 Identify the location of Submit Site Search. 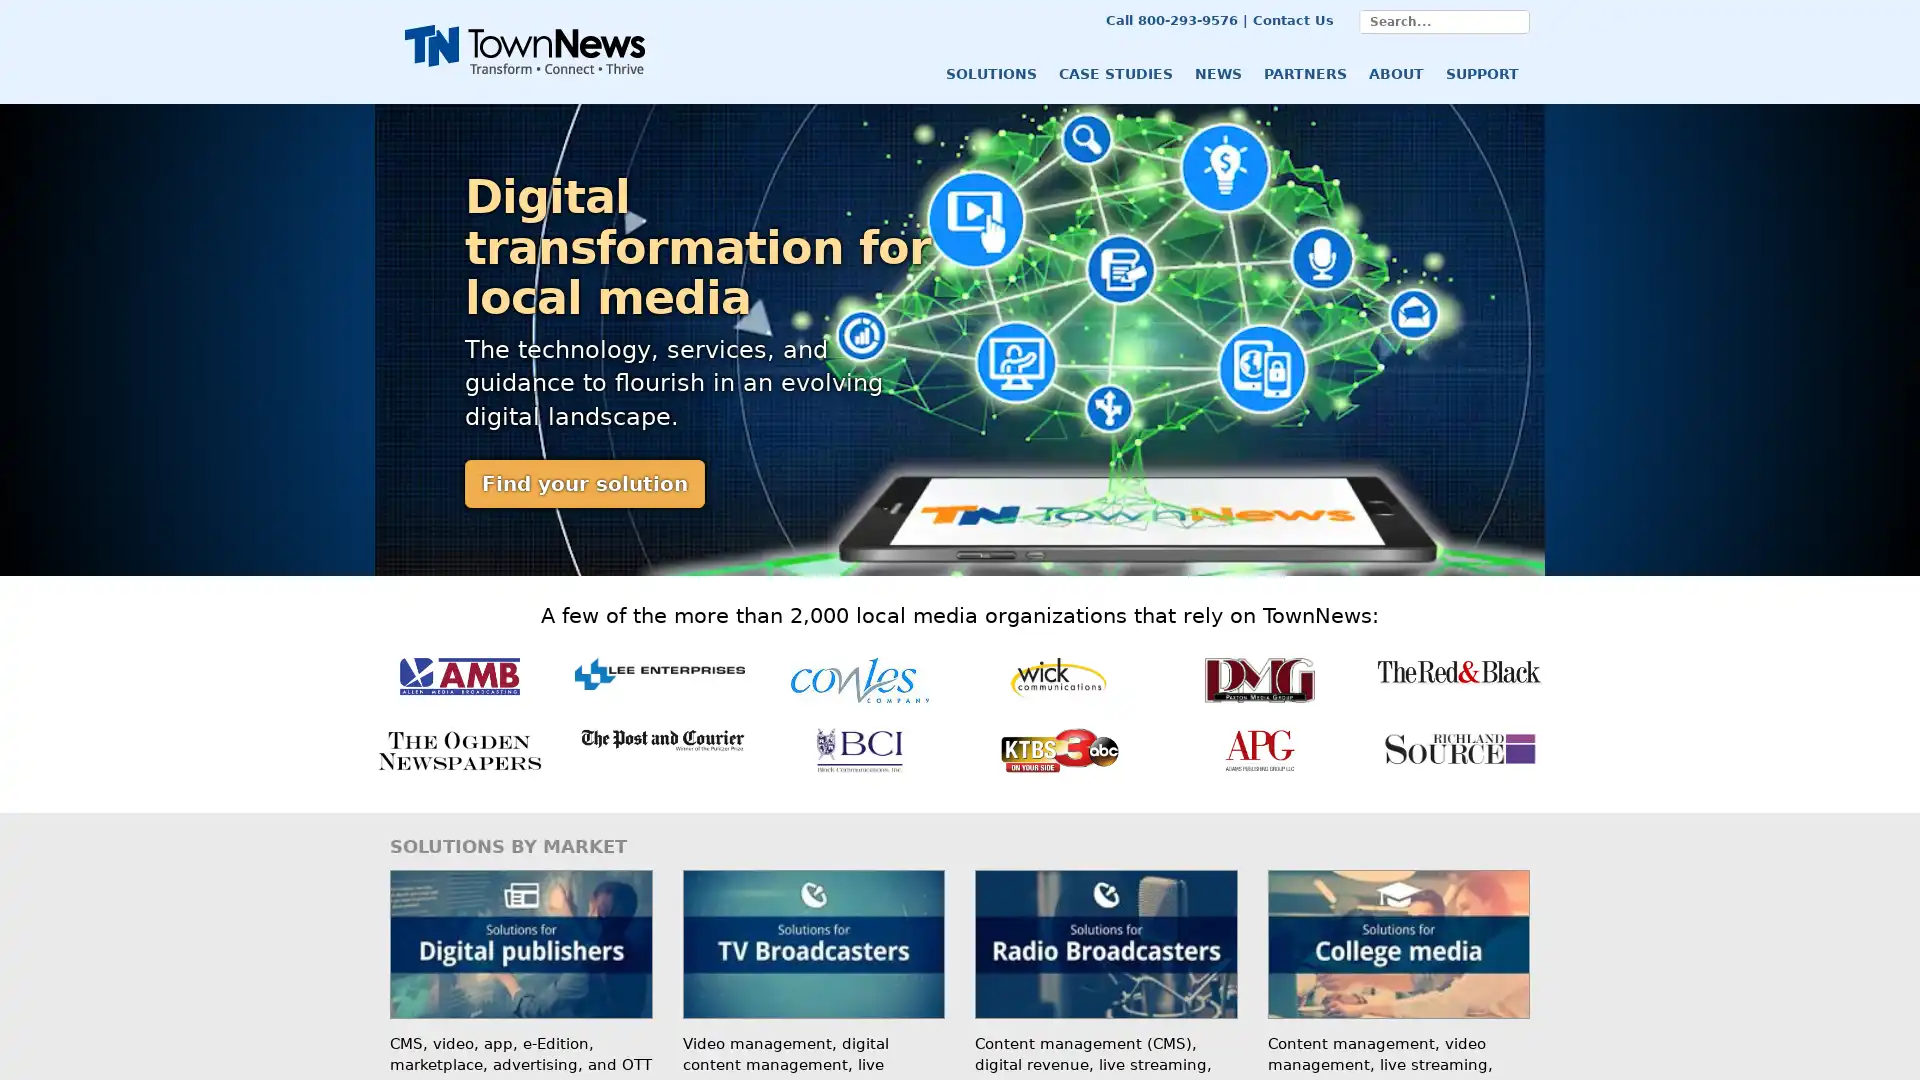
(1517, 22).